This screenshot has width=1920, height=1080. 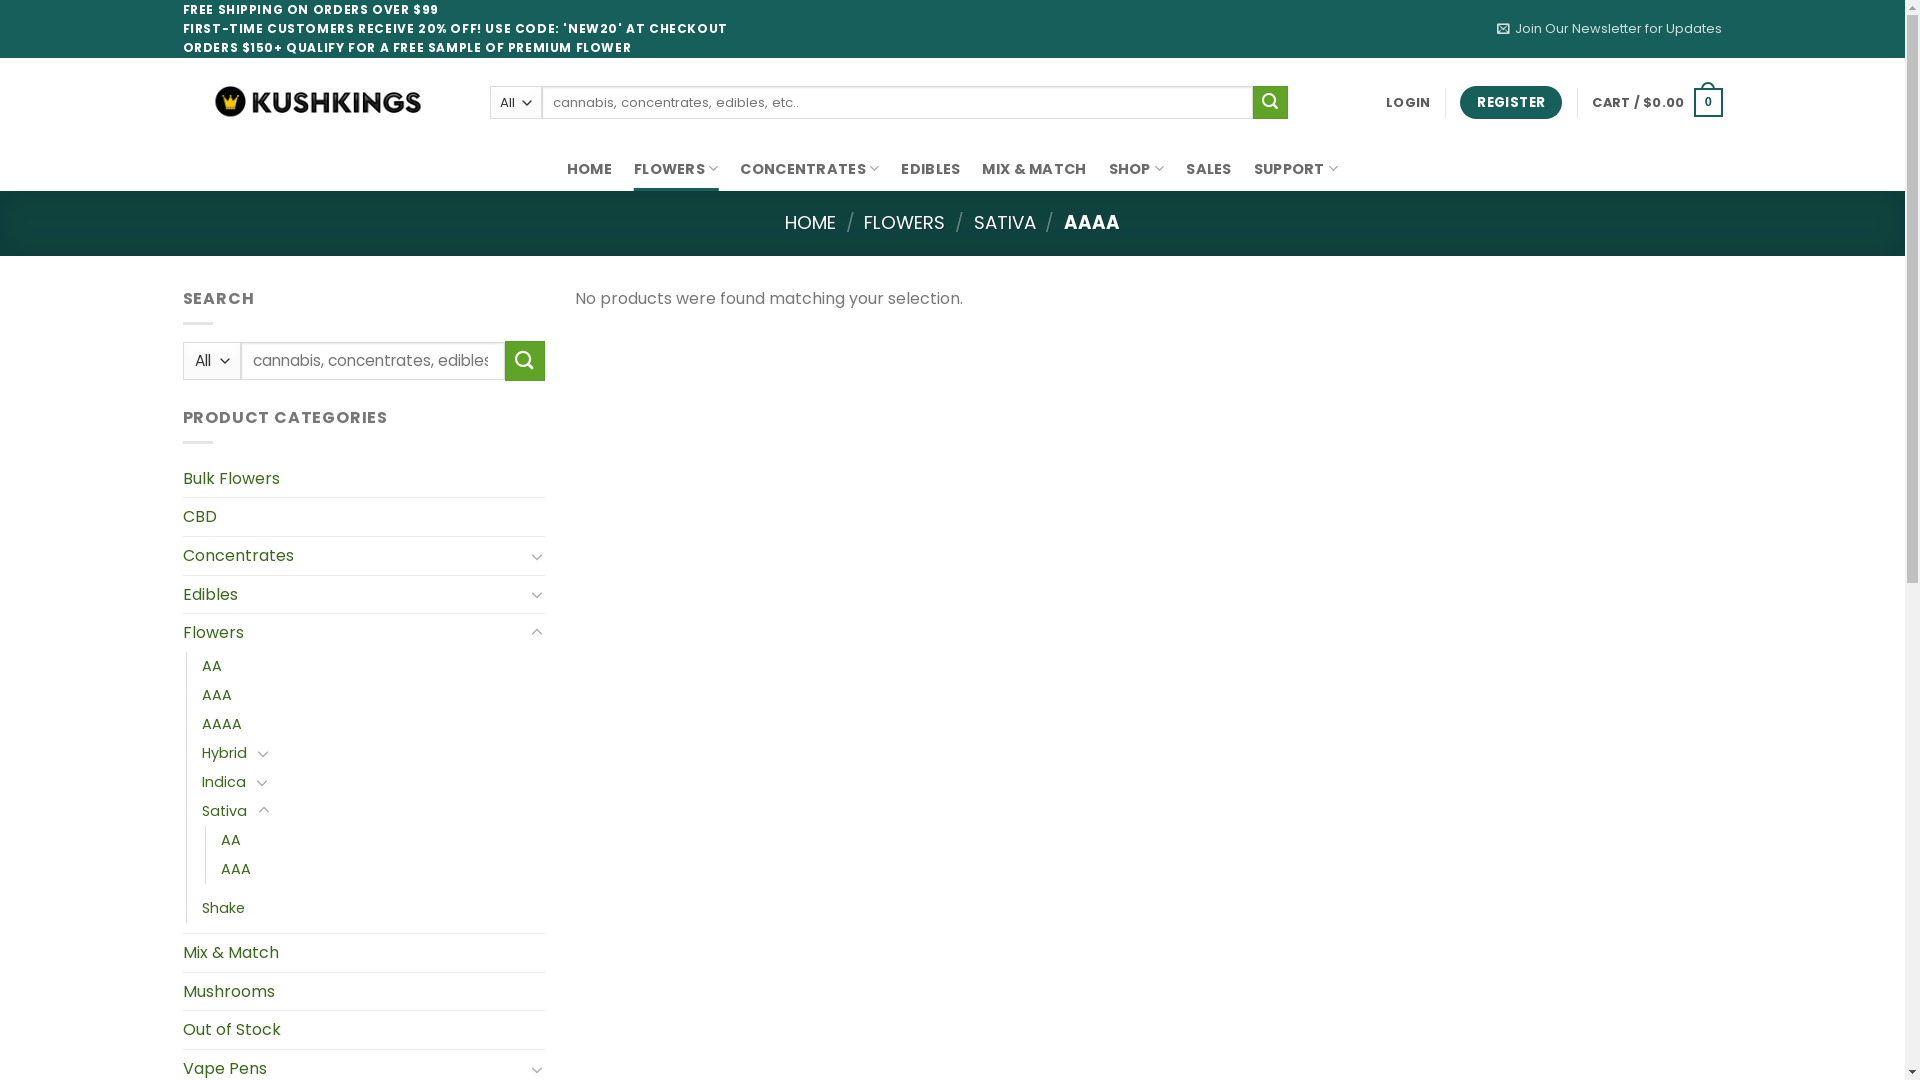 I want to click on 'SUPPORT', so click(x=1296, y=168).